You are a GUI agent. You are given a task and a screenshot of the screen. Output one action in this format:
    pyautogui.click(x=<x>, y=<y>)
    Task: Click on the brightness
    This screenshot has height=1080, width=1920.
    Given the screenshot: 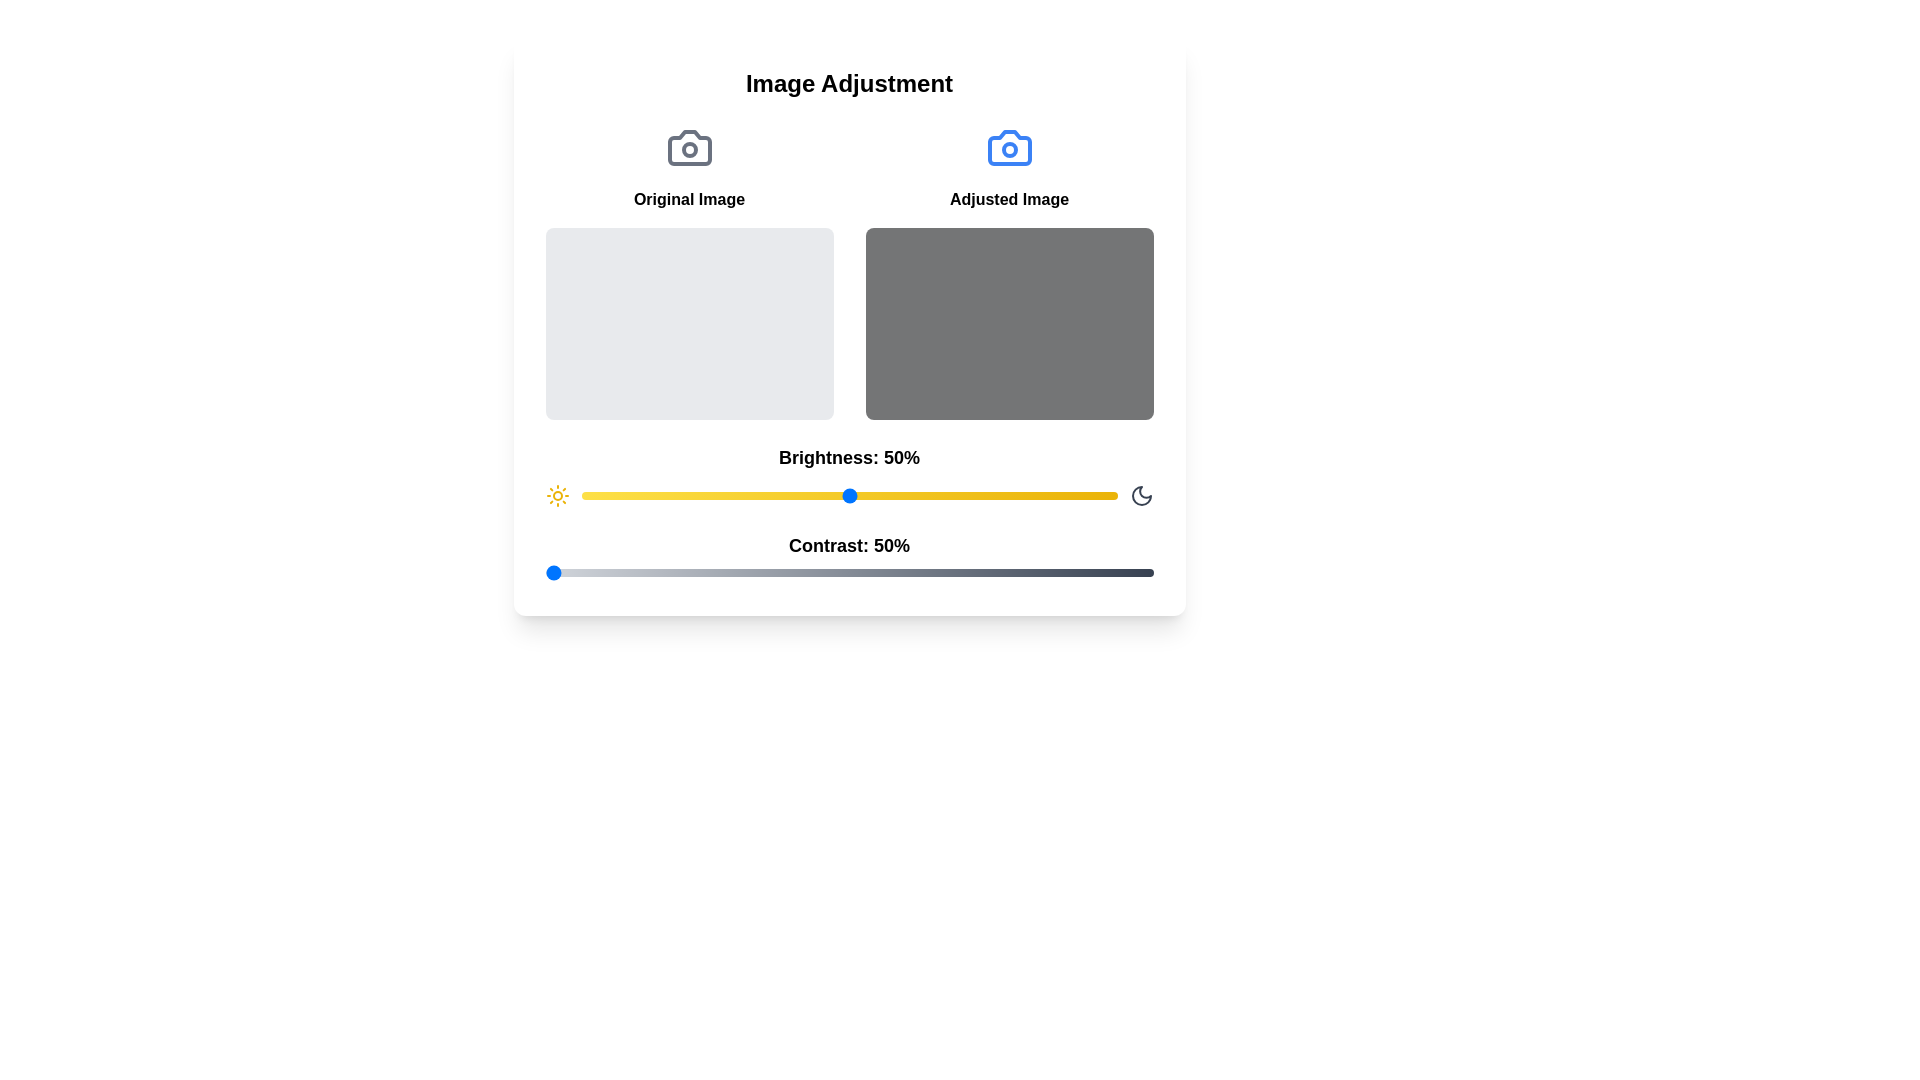 What is the action you would take?
    pyautogui.click(x=1026, y=495)
    